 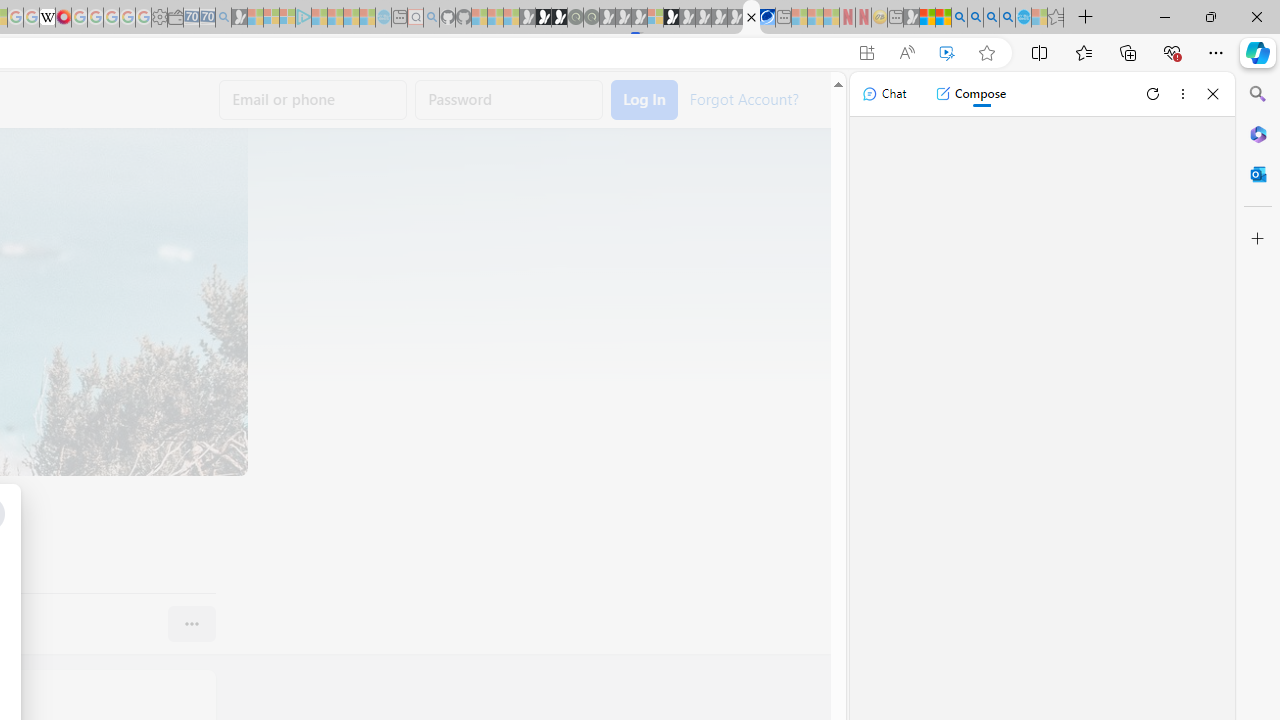 What do you see at coordinates (1007, 17) in the screenshot?
I see `'Google Chrome Internet Browser Download - Search Images'` at bounding box center [1007, 17].